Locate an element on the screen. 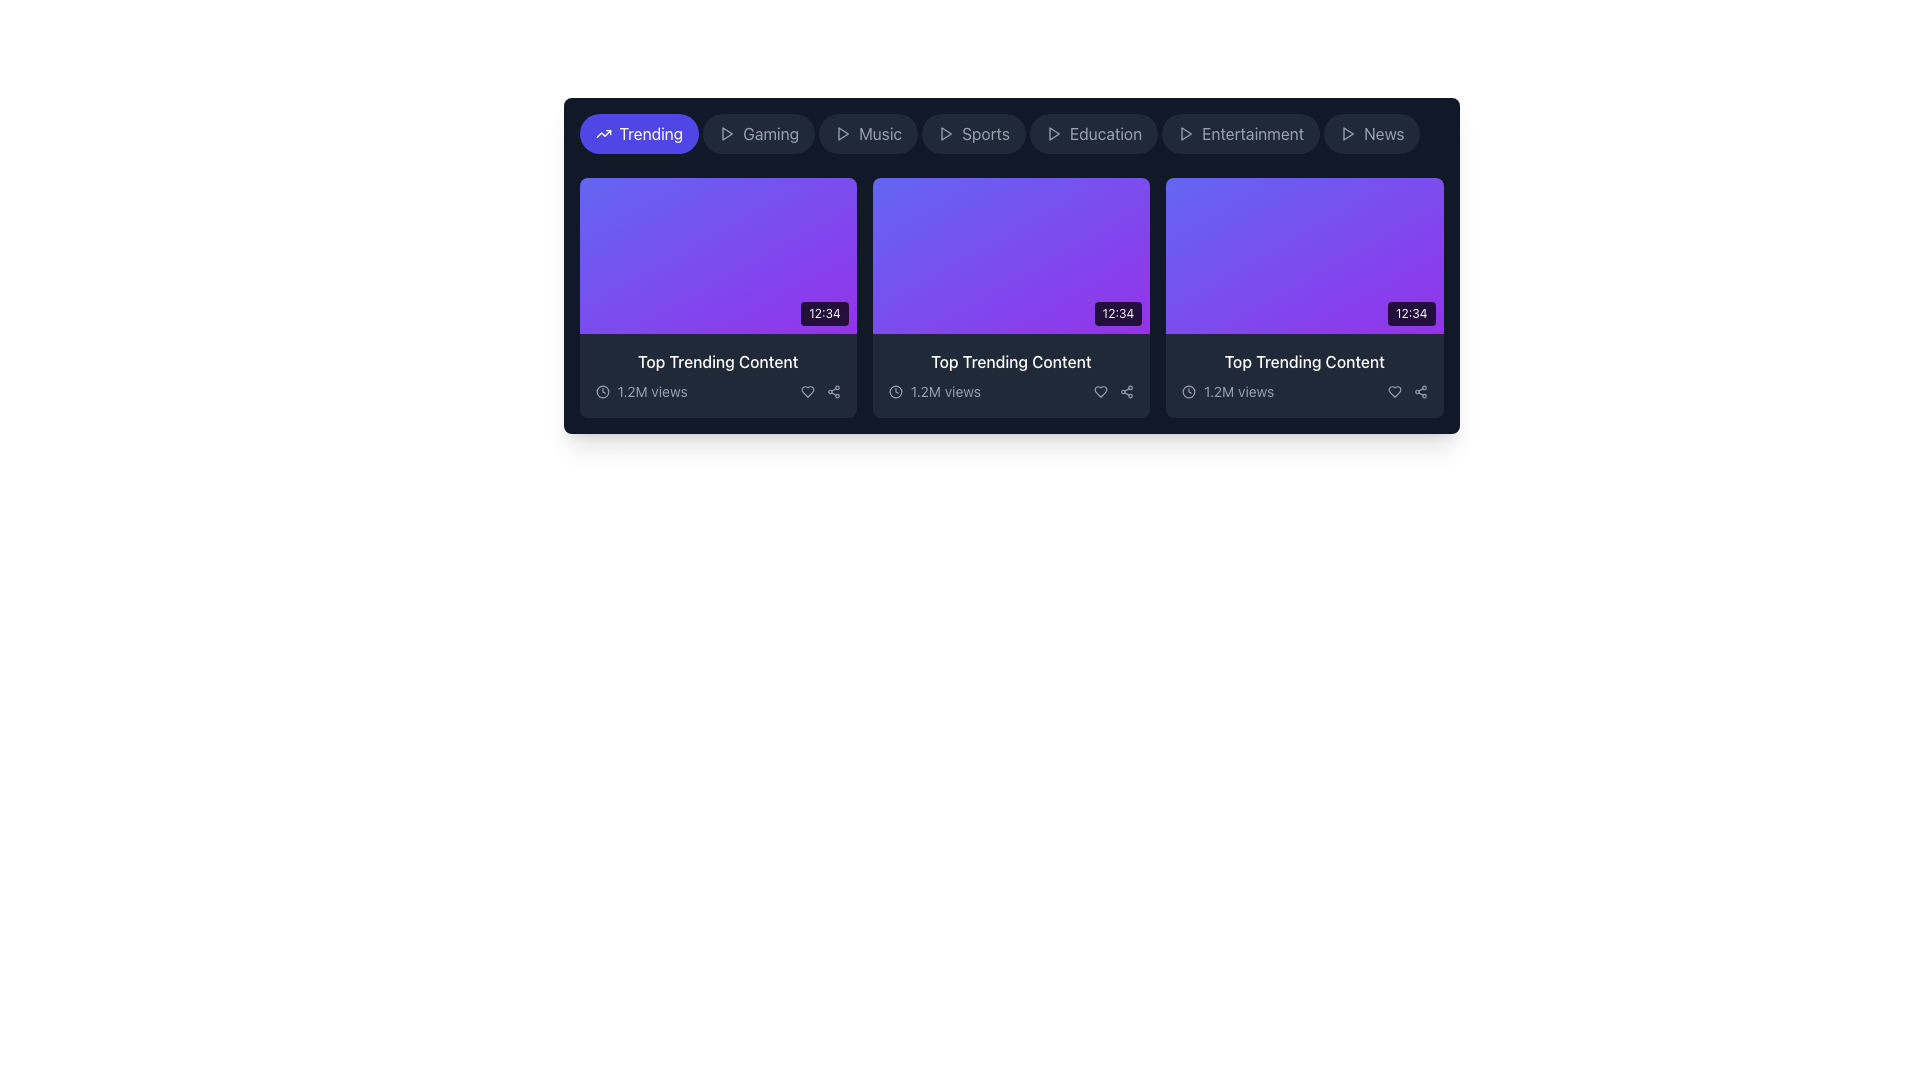 Image resolution: width=1920 pixels, height=1080 pixels. the primary text label located in the third content card, which serves as a title for the card's content, positioned beneath a purple thumbnail and above '1.2M views' is located at coordinates (1304, 362).